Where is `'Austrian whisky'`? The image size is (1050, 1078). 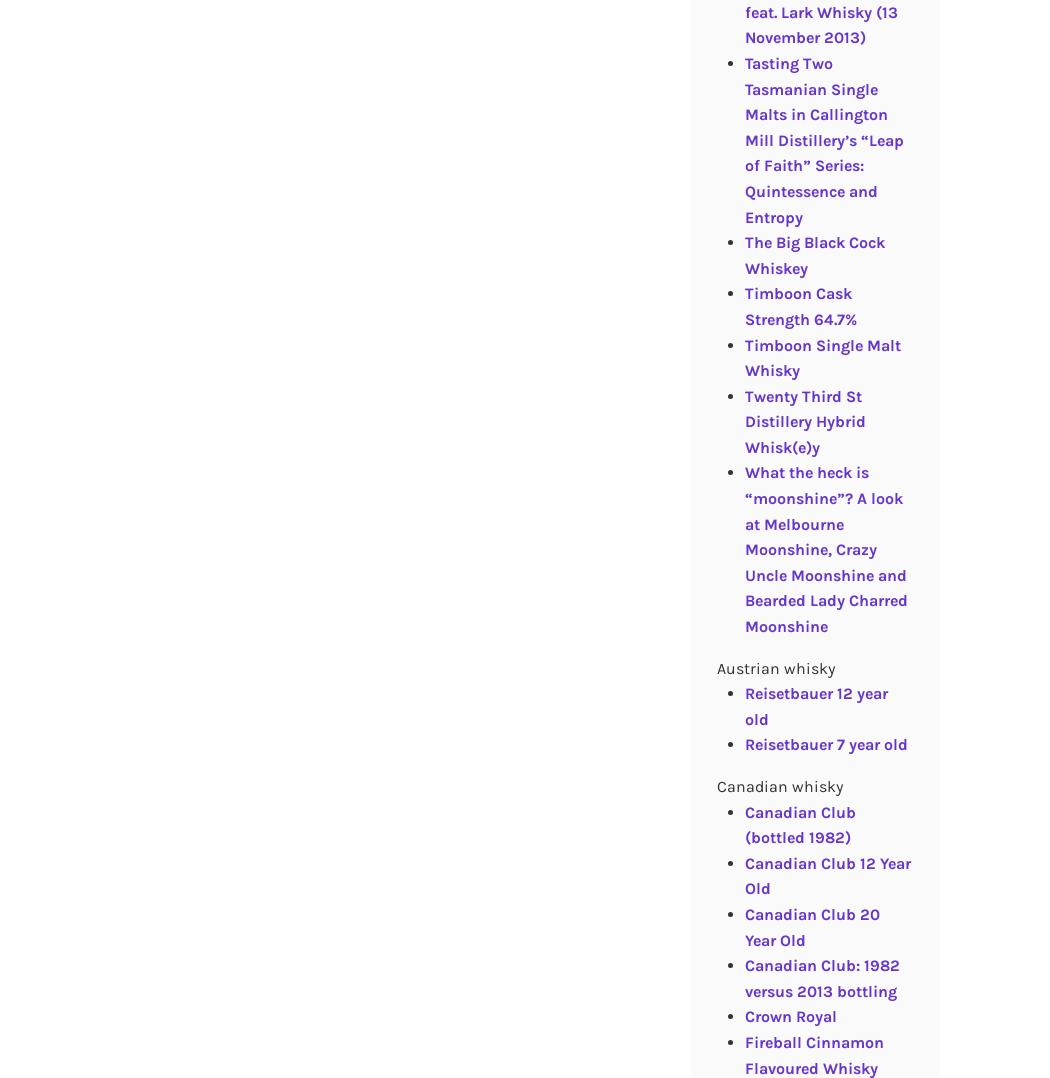 'Austrian whisky' is located at coordinates (775, 667).